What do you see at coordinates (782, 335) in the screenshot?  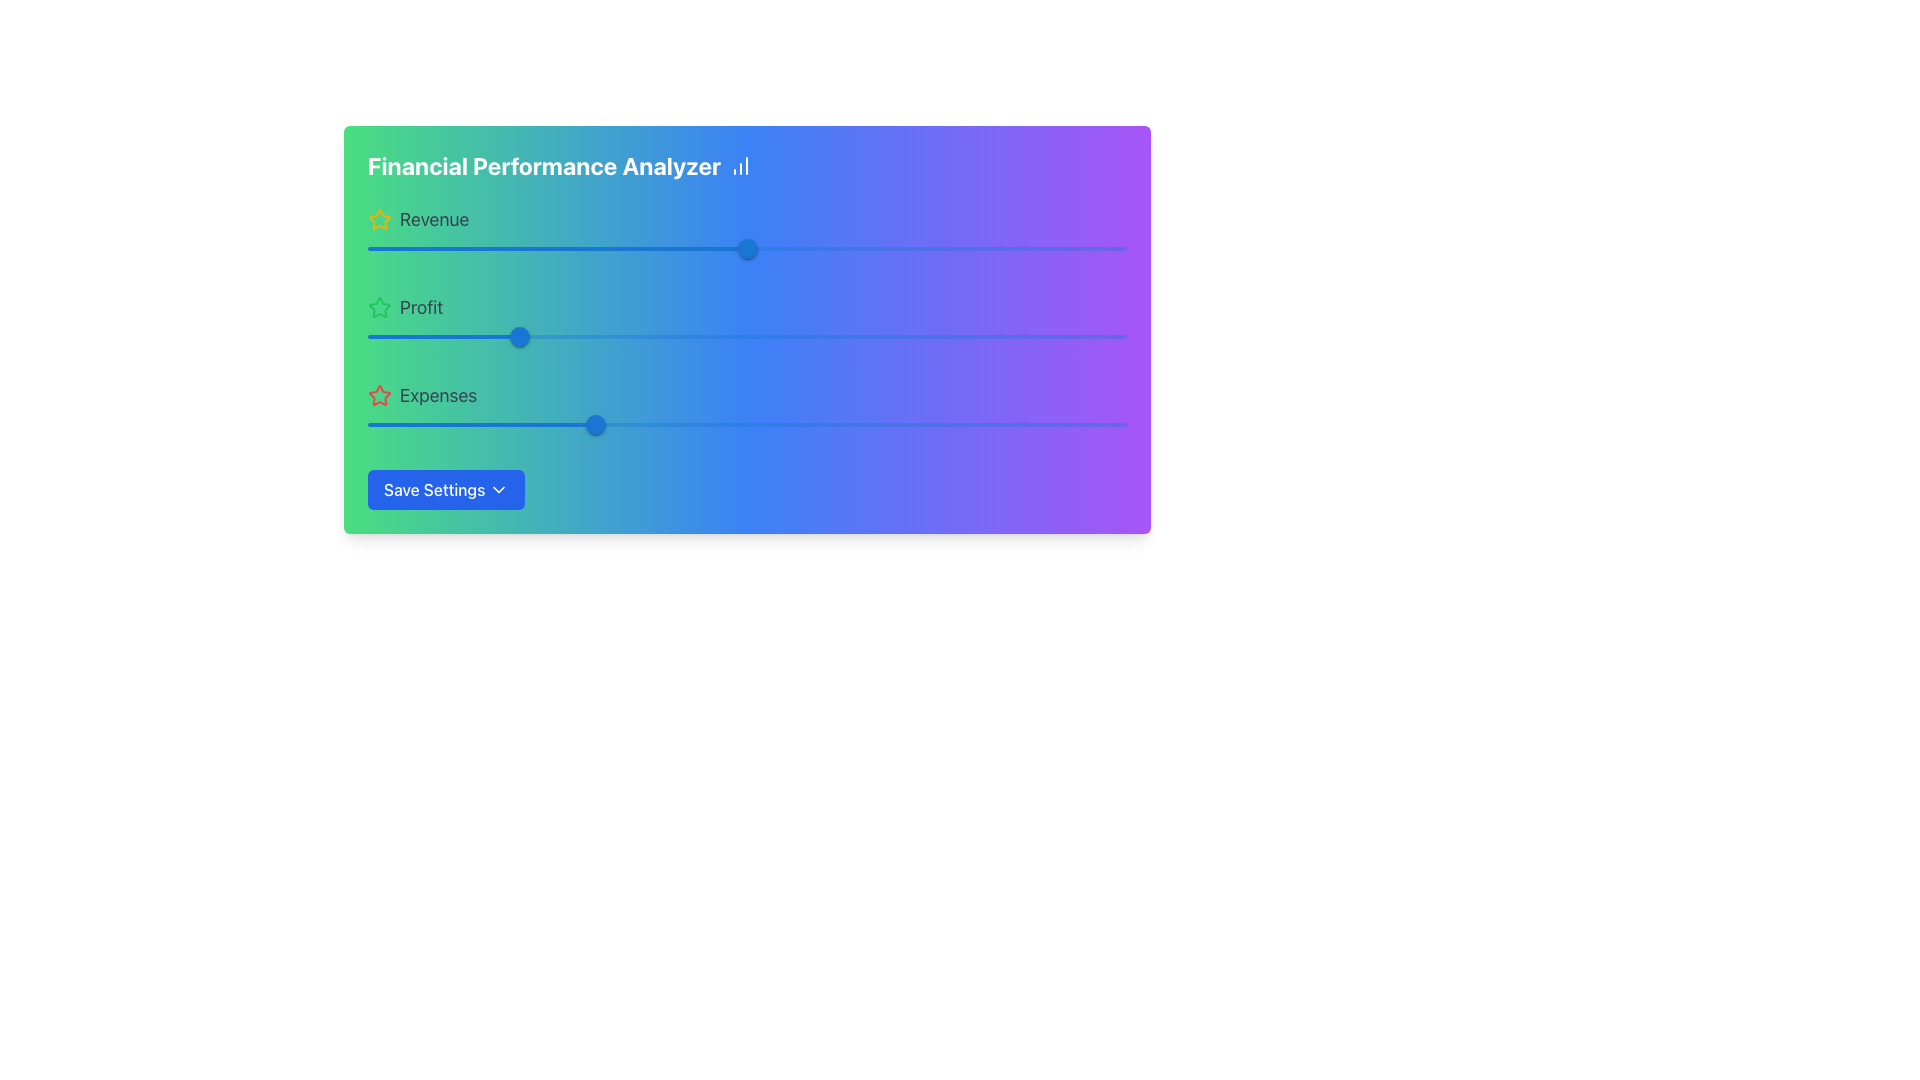 I see `the profit slider` at bounding box center [782, 335].